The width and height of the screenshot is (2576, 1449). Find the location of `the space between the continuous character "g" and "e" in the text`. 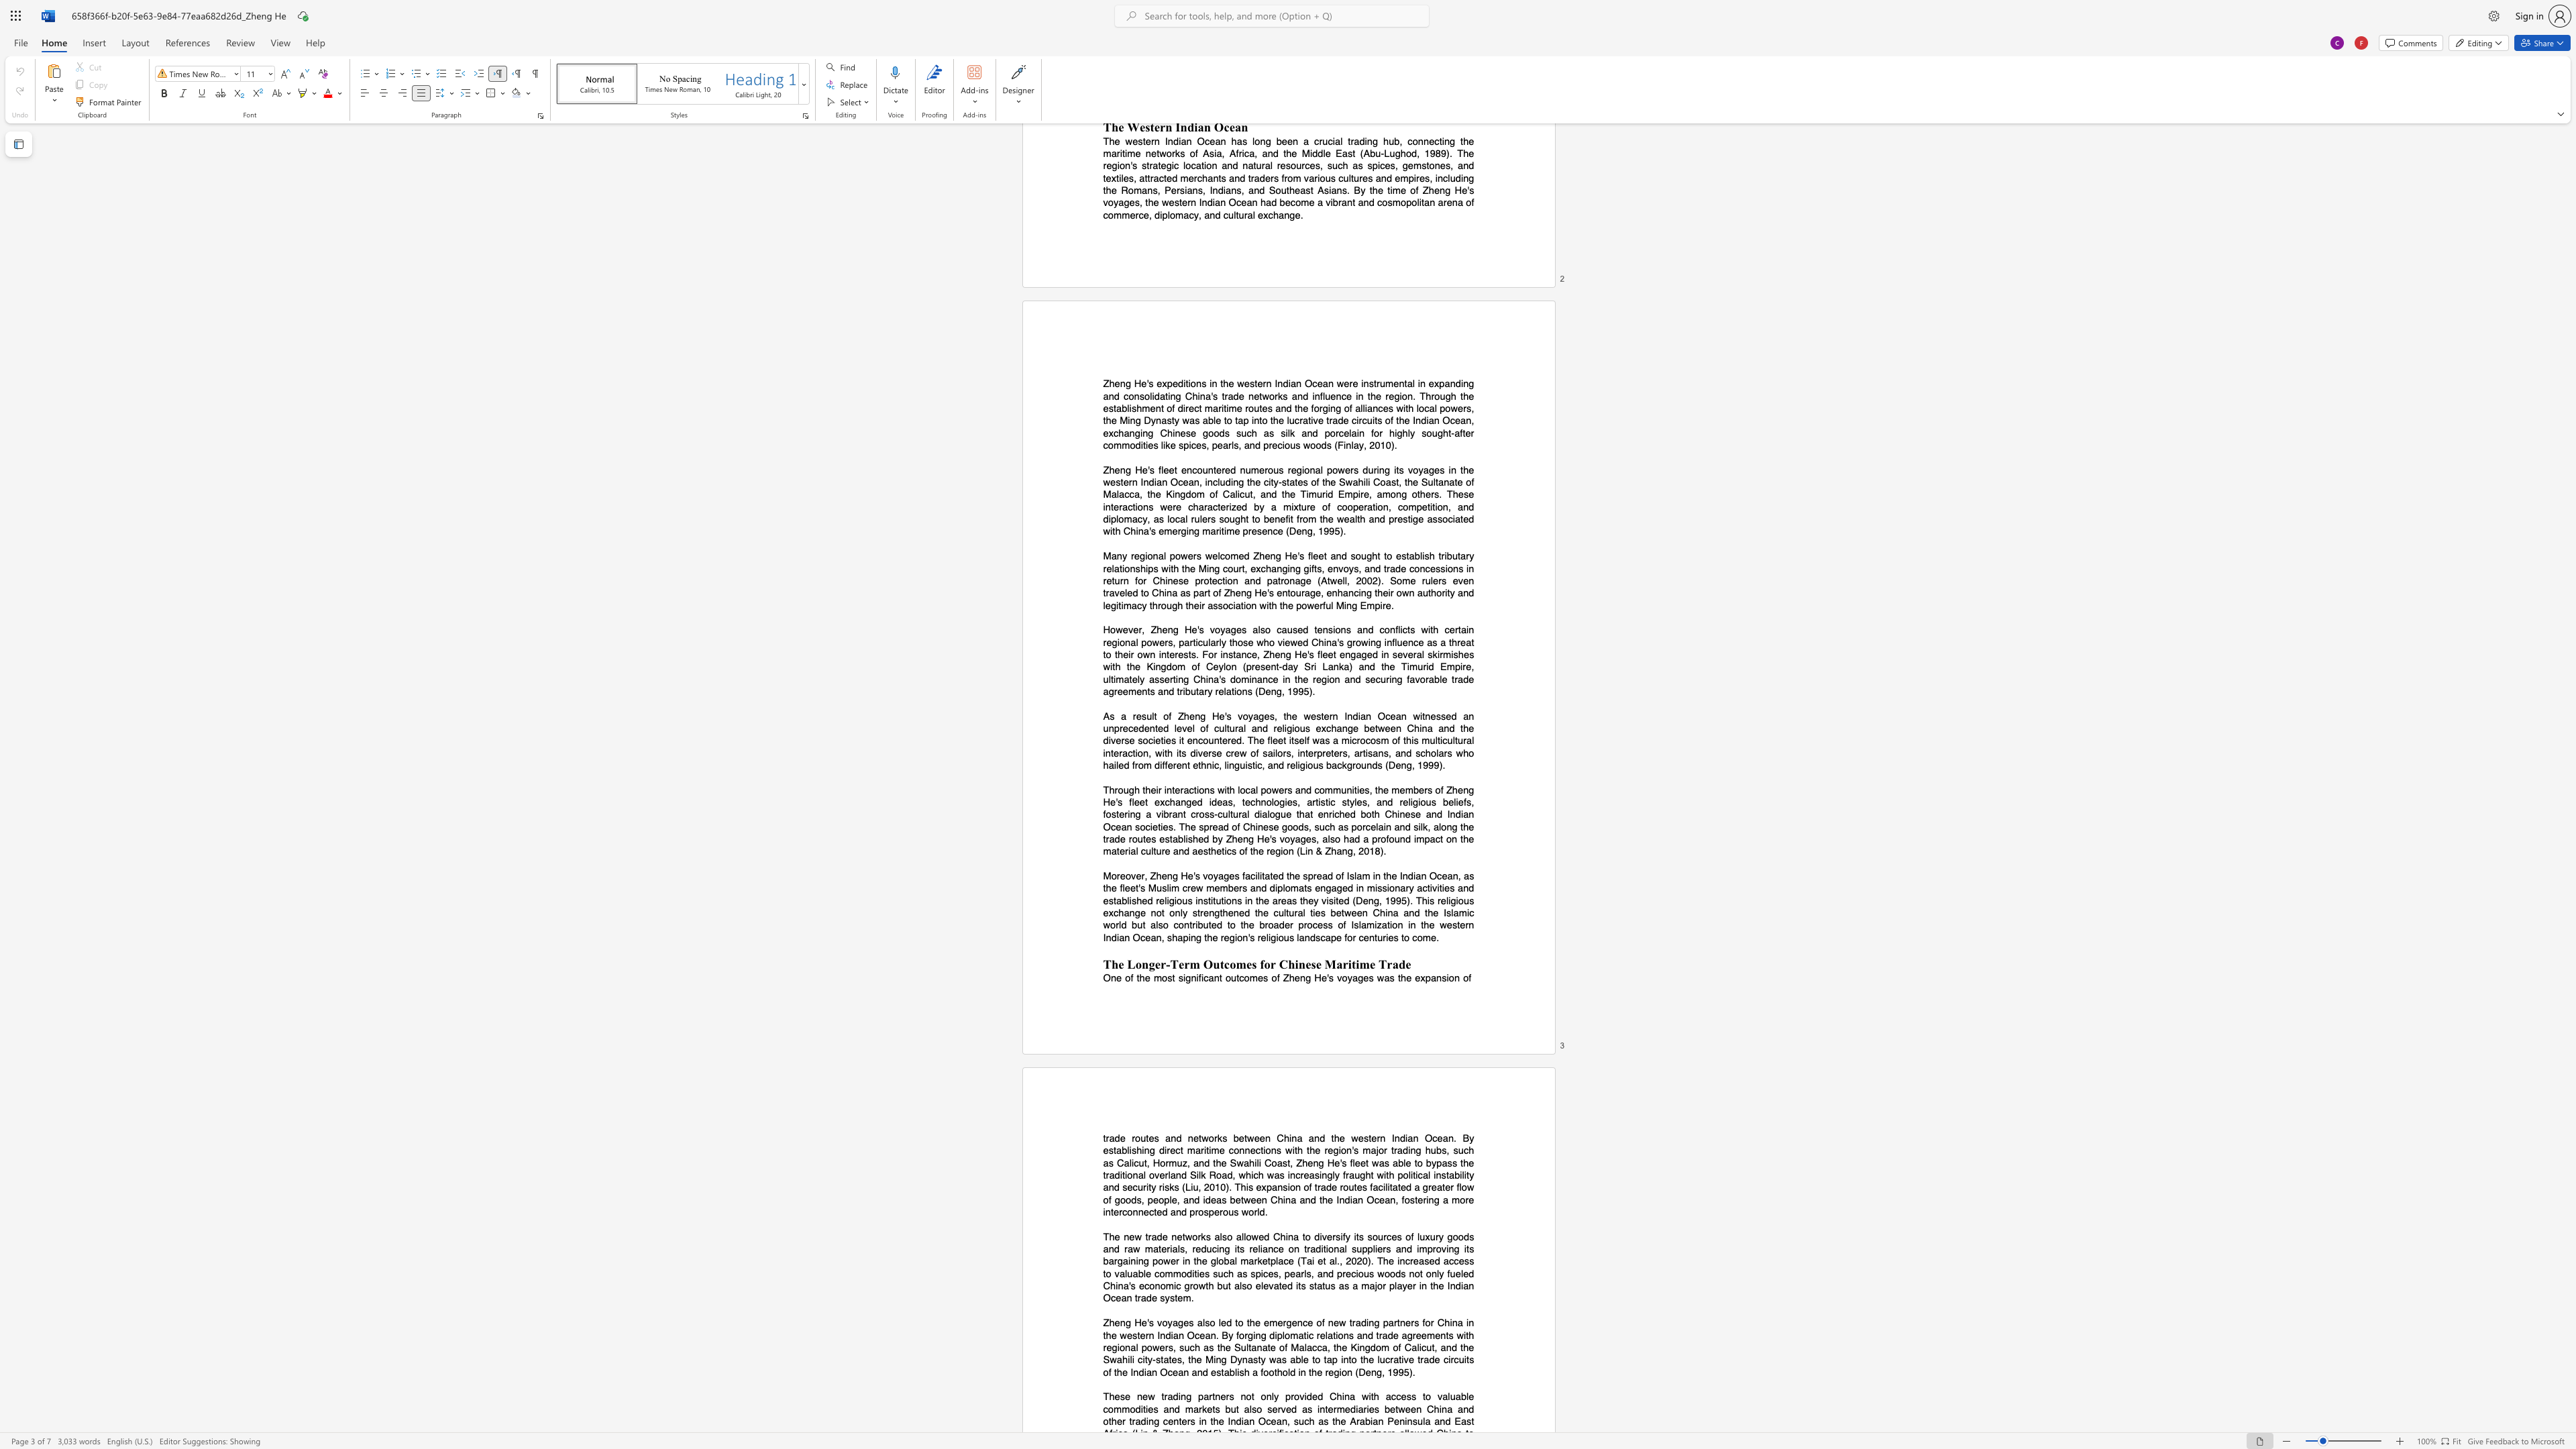

the space between the continuous character "g" and "e" in the text is located at coordinates (1362, 978).